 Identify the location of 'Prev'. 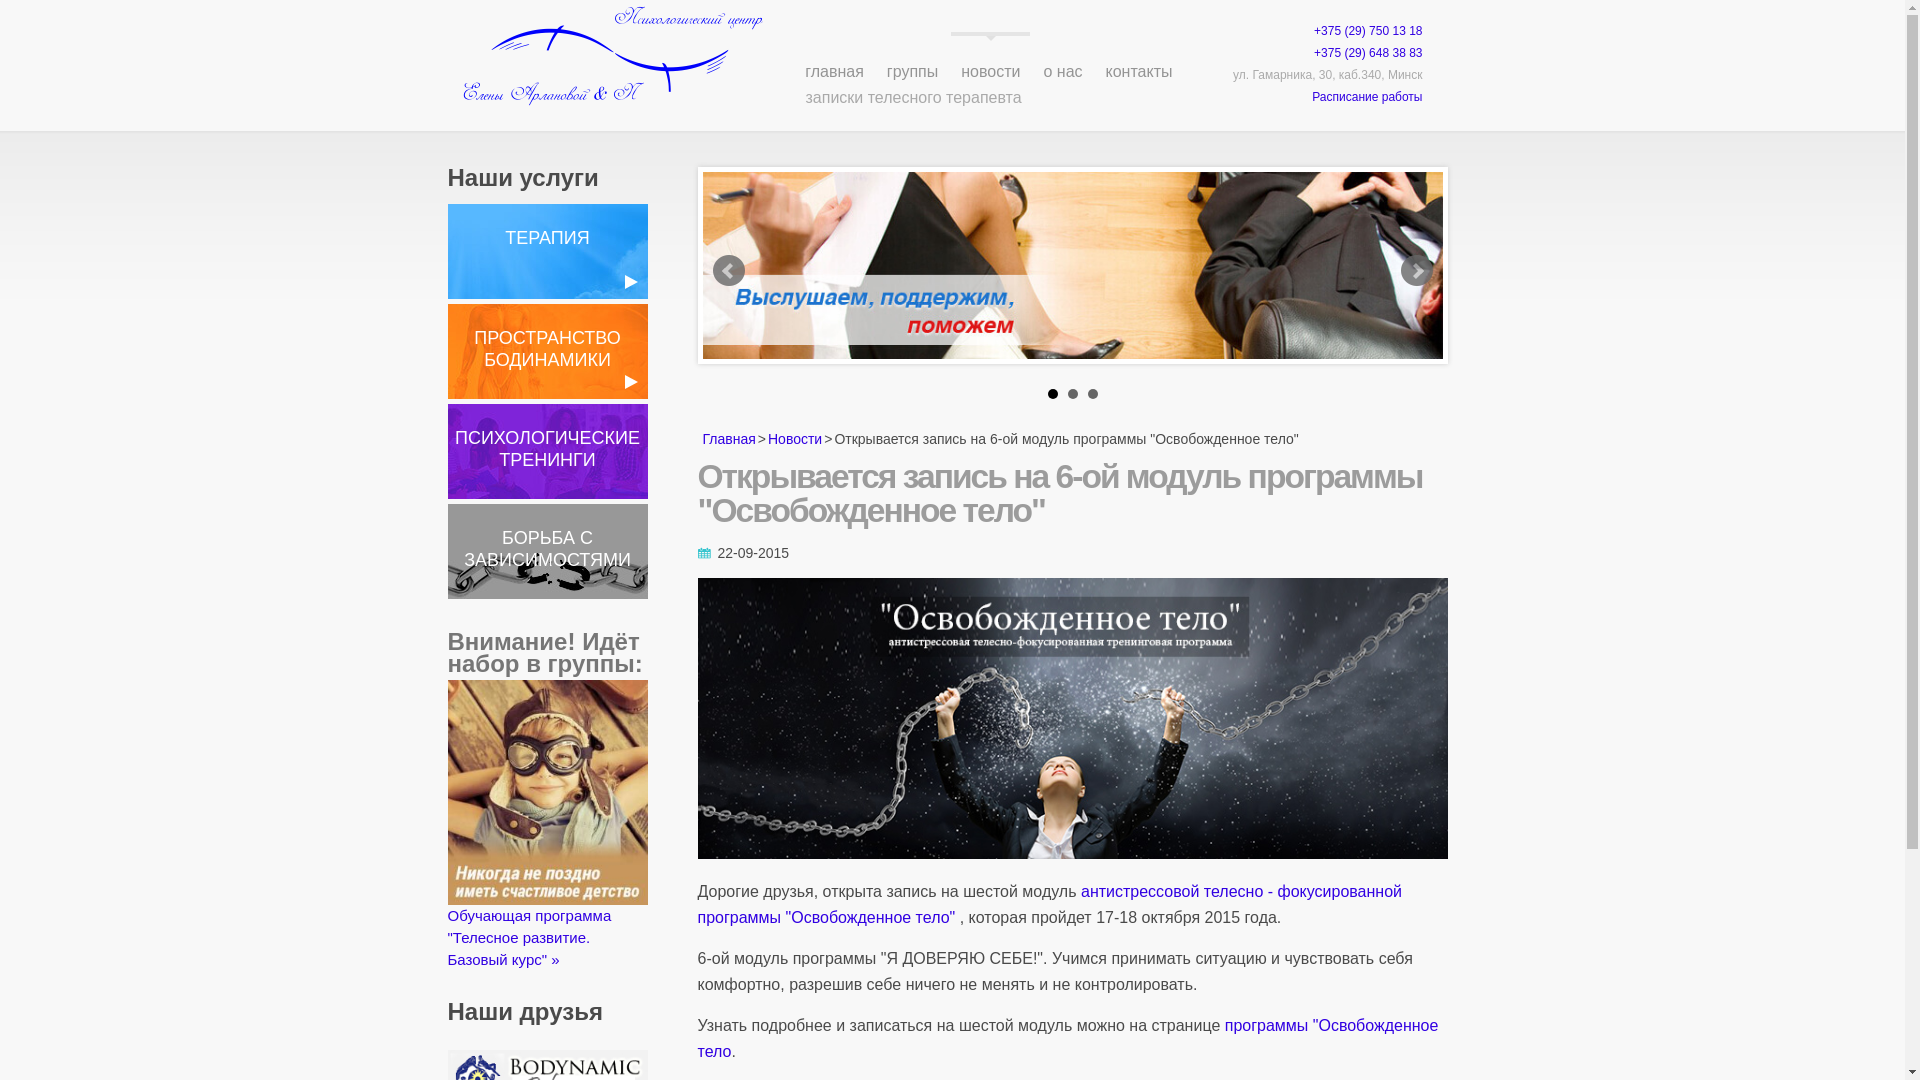
(727, 270).